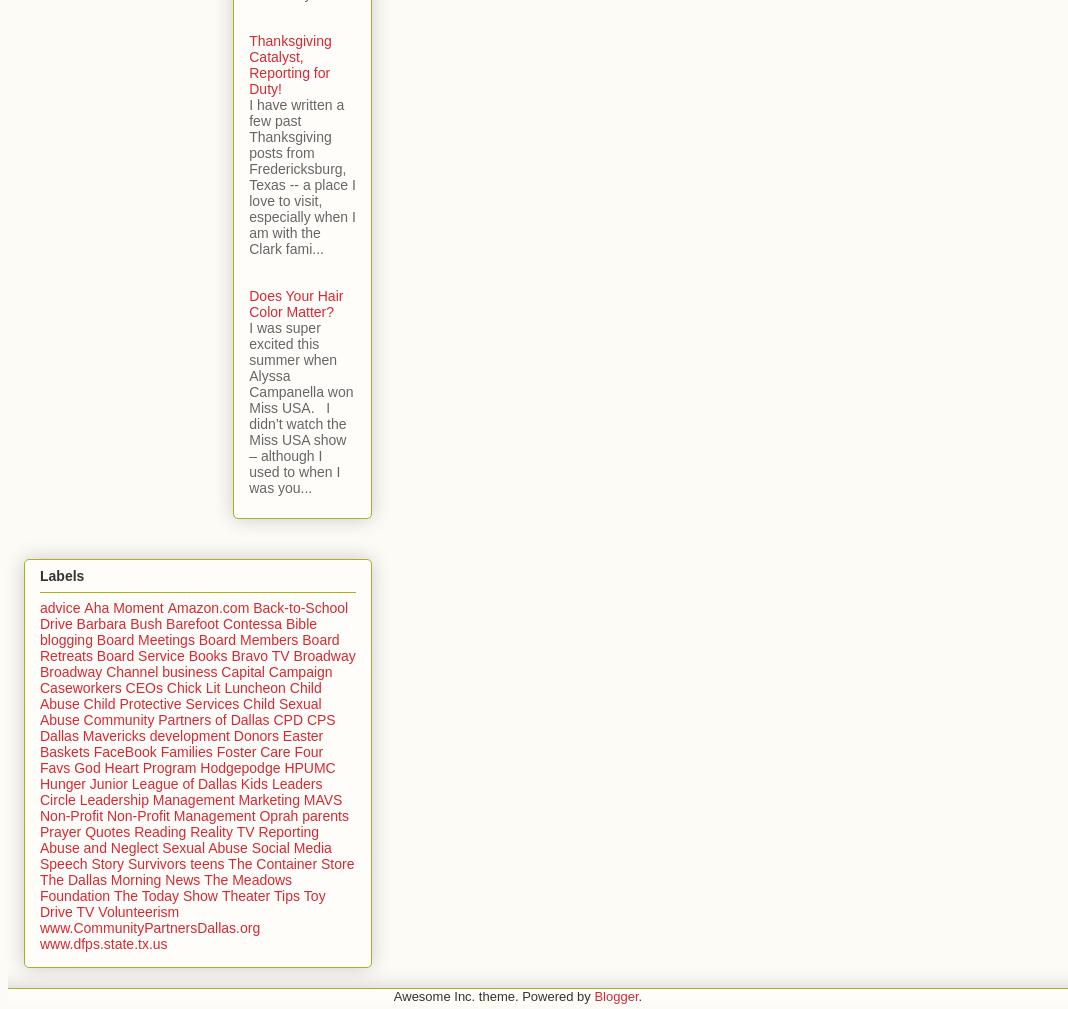 This screenshot has height=1009, width=1068. Describe the element at coordinates (288, 62) in the screenshot. I see `'Thanksgiving Catalyst, Reporting for Duty!'` at that location.